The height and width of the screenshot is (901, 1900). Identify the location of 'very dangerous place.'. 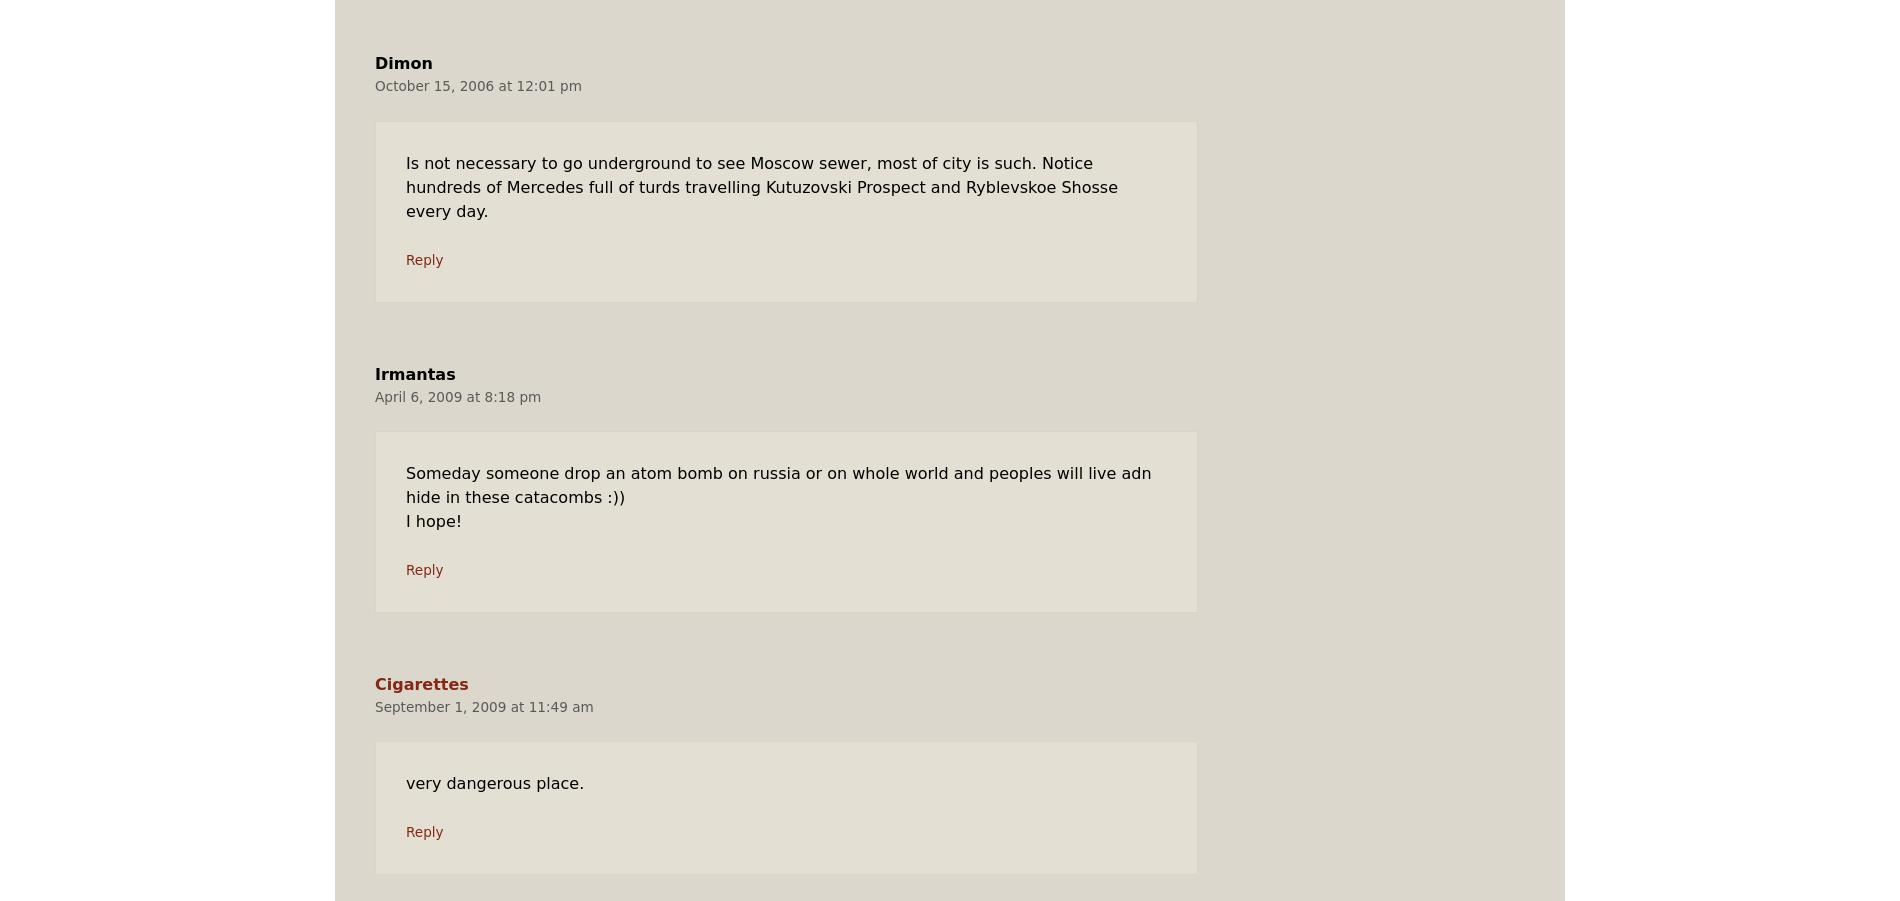
(494, 782).